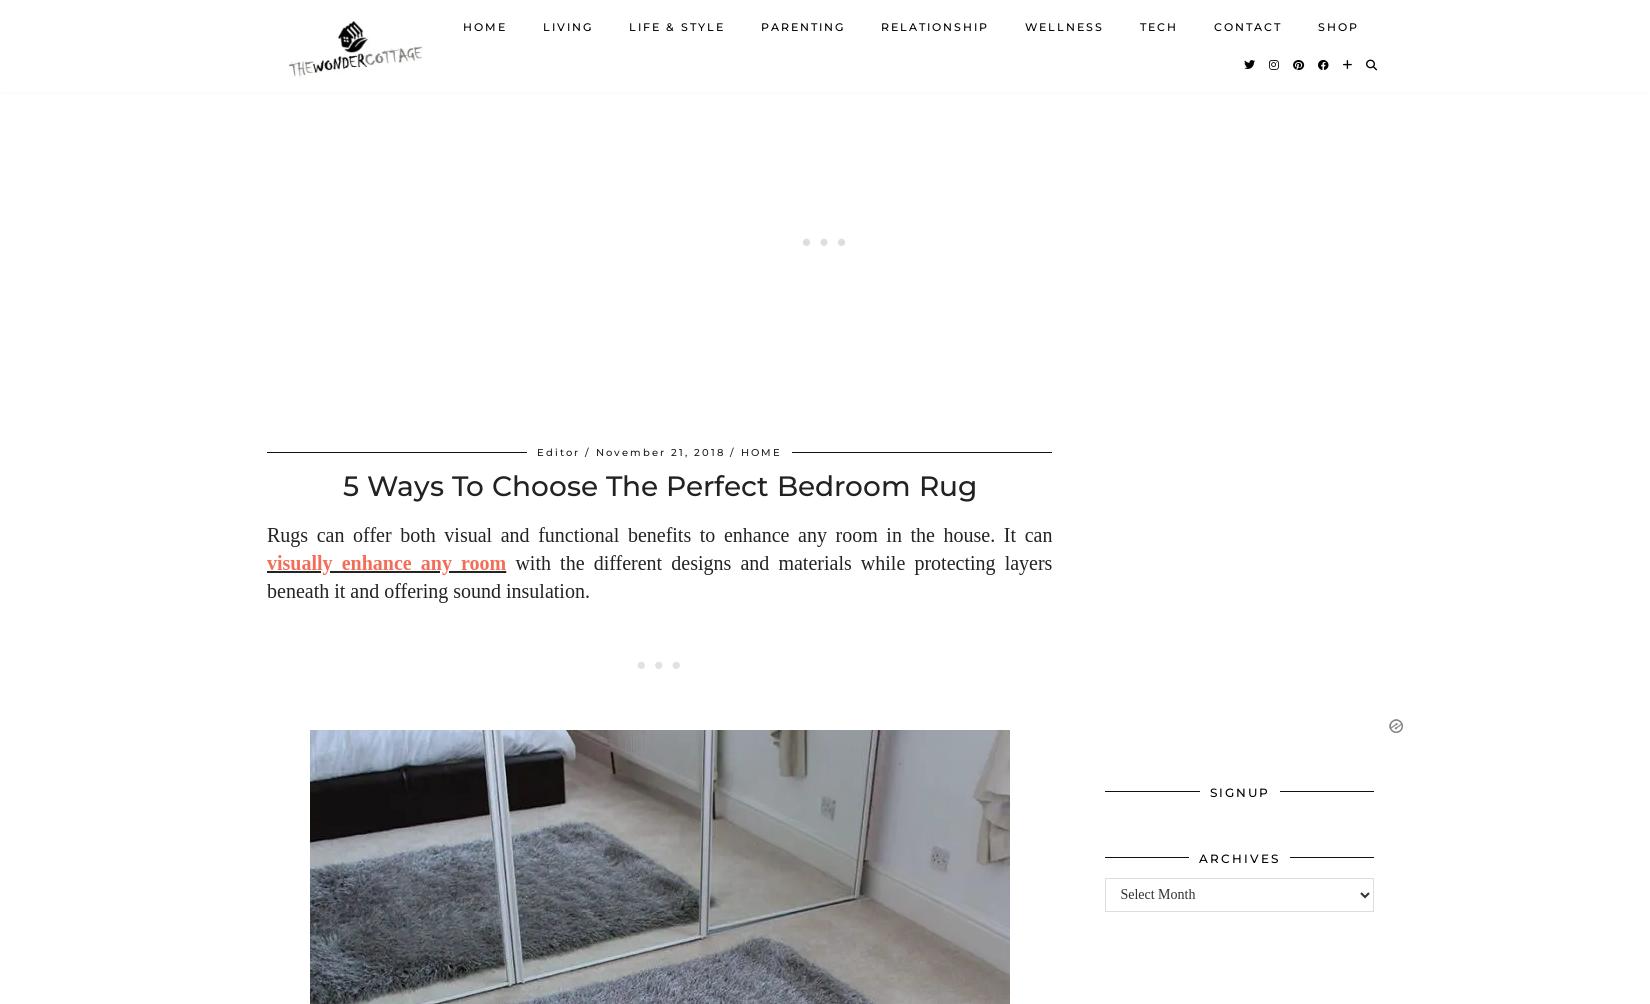 The height and width of the screenshot is (1004, 1650). I want to click on 'CHILD CARE', so click(805, 122).